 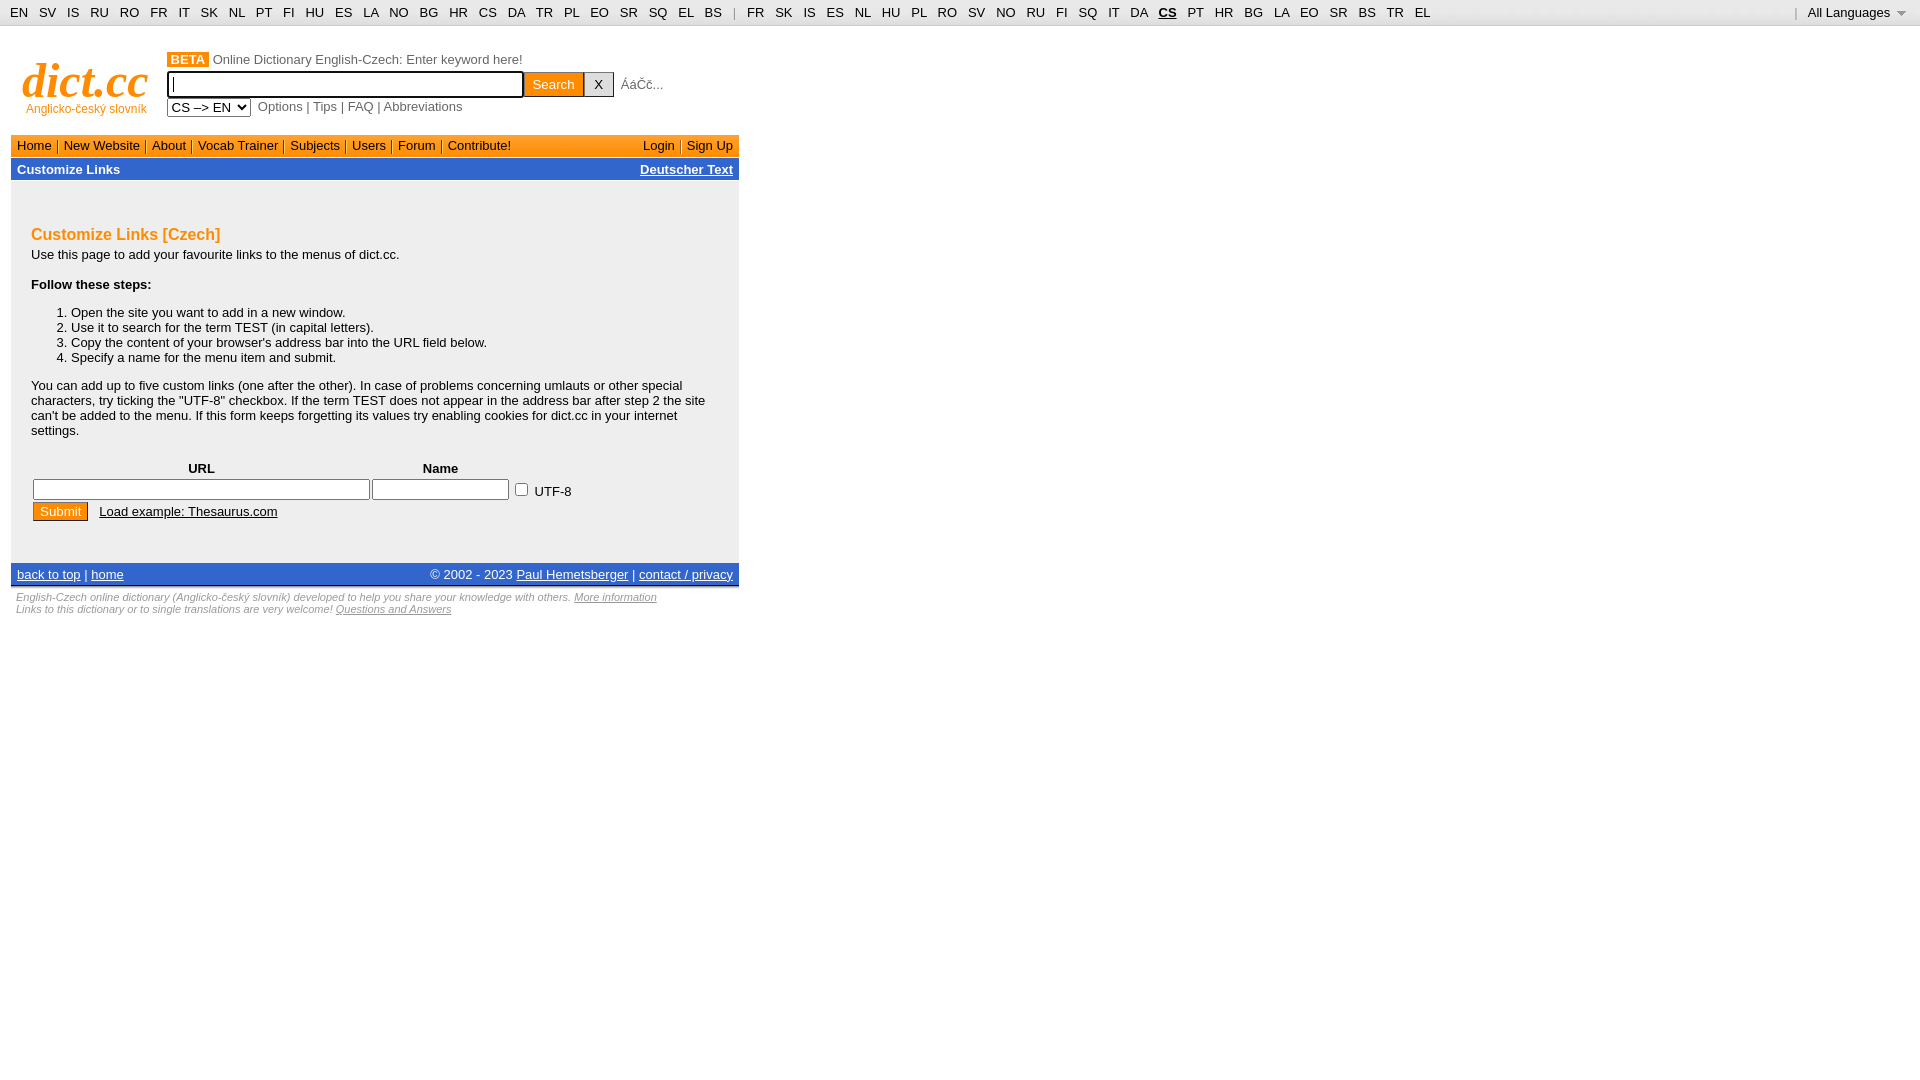 I want to click on 'IS', so click(x=72, y=12).